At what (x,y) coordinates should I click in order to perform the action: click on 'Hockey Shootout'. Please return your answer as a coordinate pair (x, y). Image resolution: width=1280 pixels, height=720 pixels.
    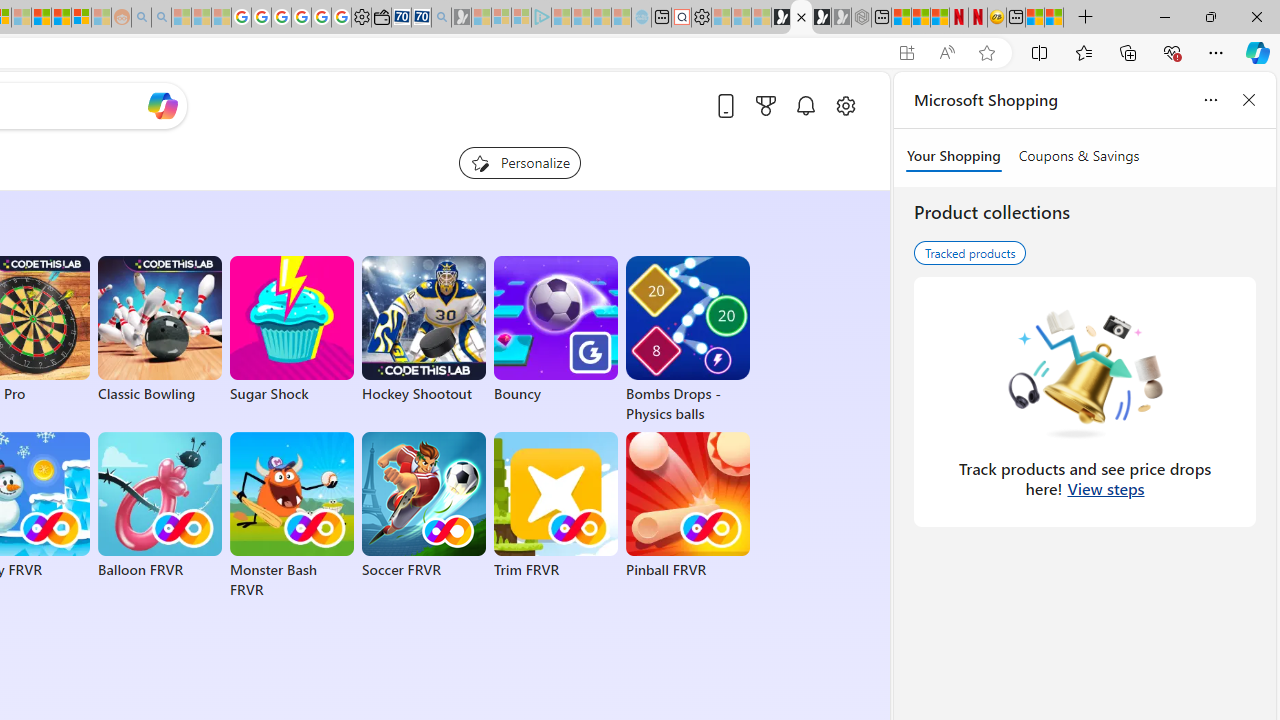
    Looking at the image, I should click on (423, 329).